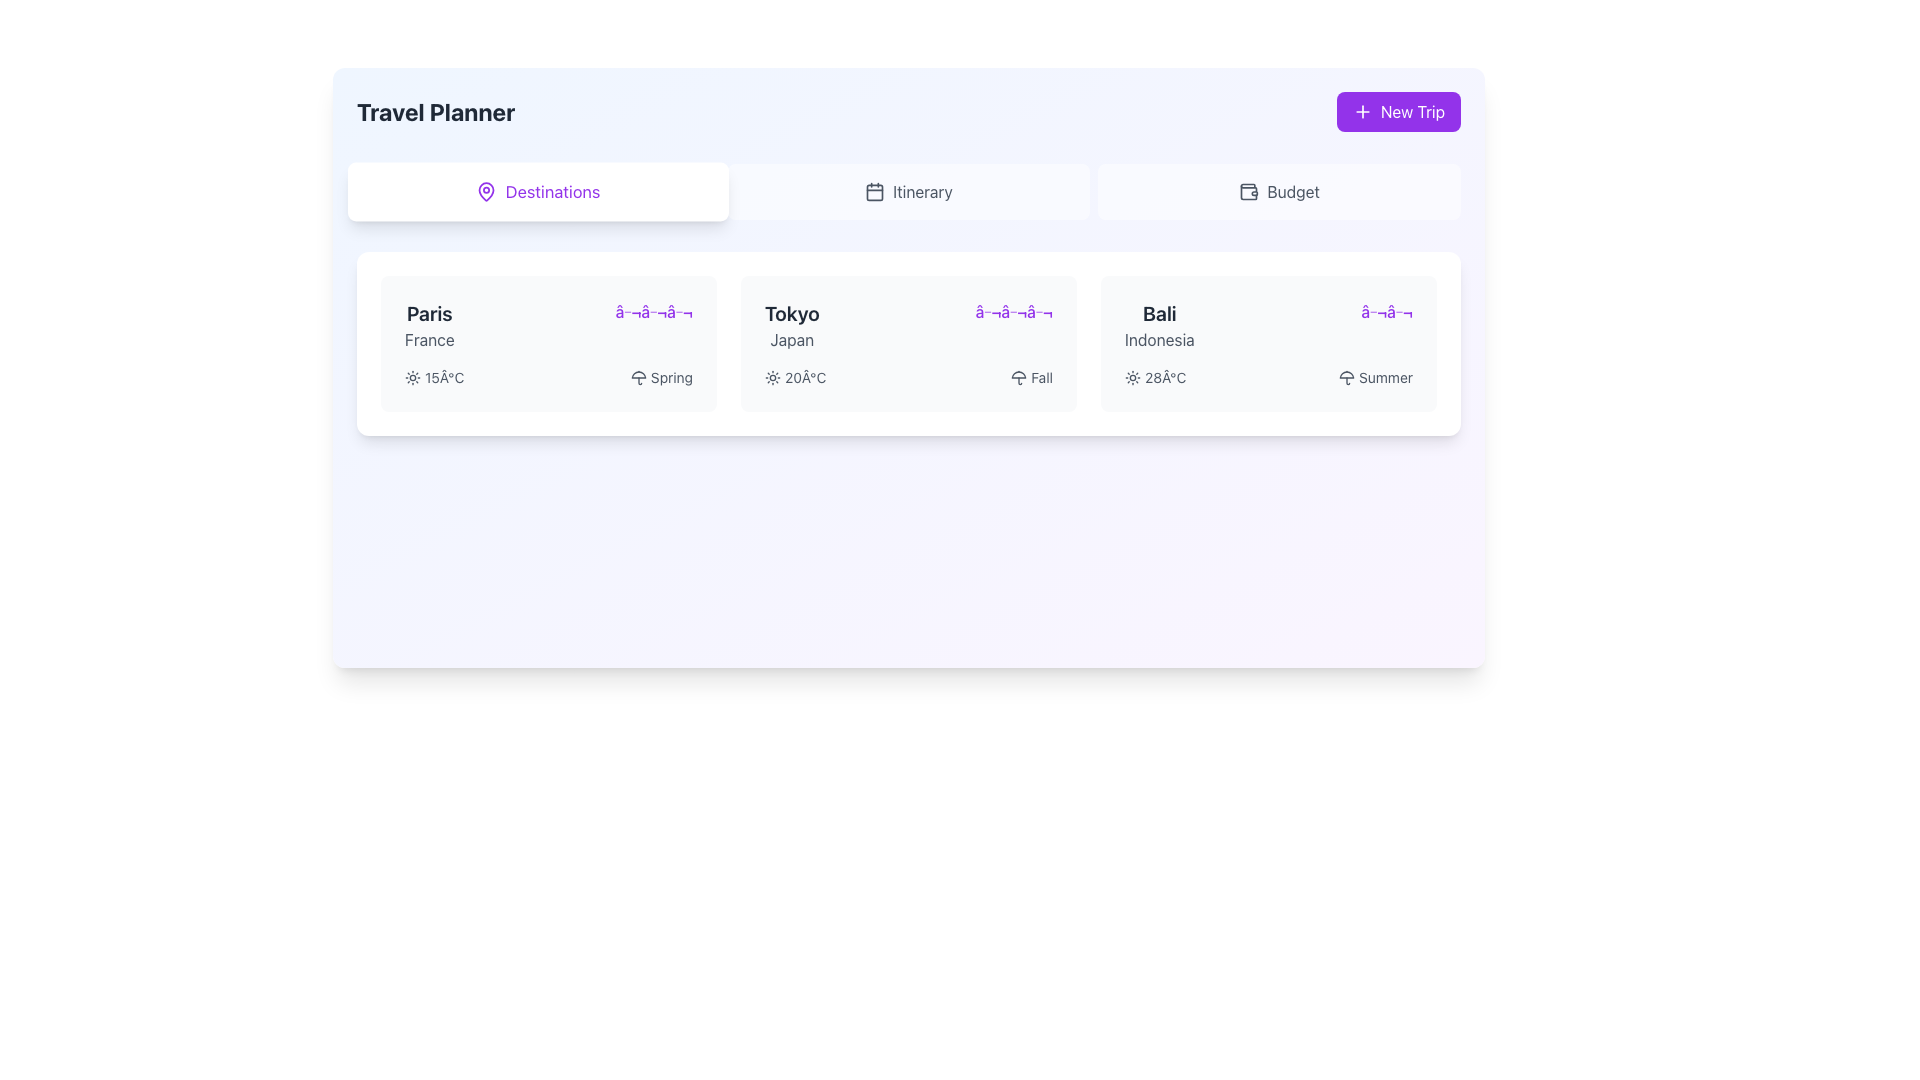  What do you see at coordinates (662, 378) in the screenshot?
I see `the text 'Spring' with the umbrella icon located in the lower-right section of the card labeled 'Paris, France'` at bounding box center [662, 378].